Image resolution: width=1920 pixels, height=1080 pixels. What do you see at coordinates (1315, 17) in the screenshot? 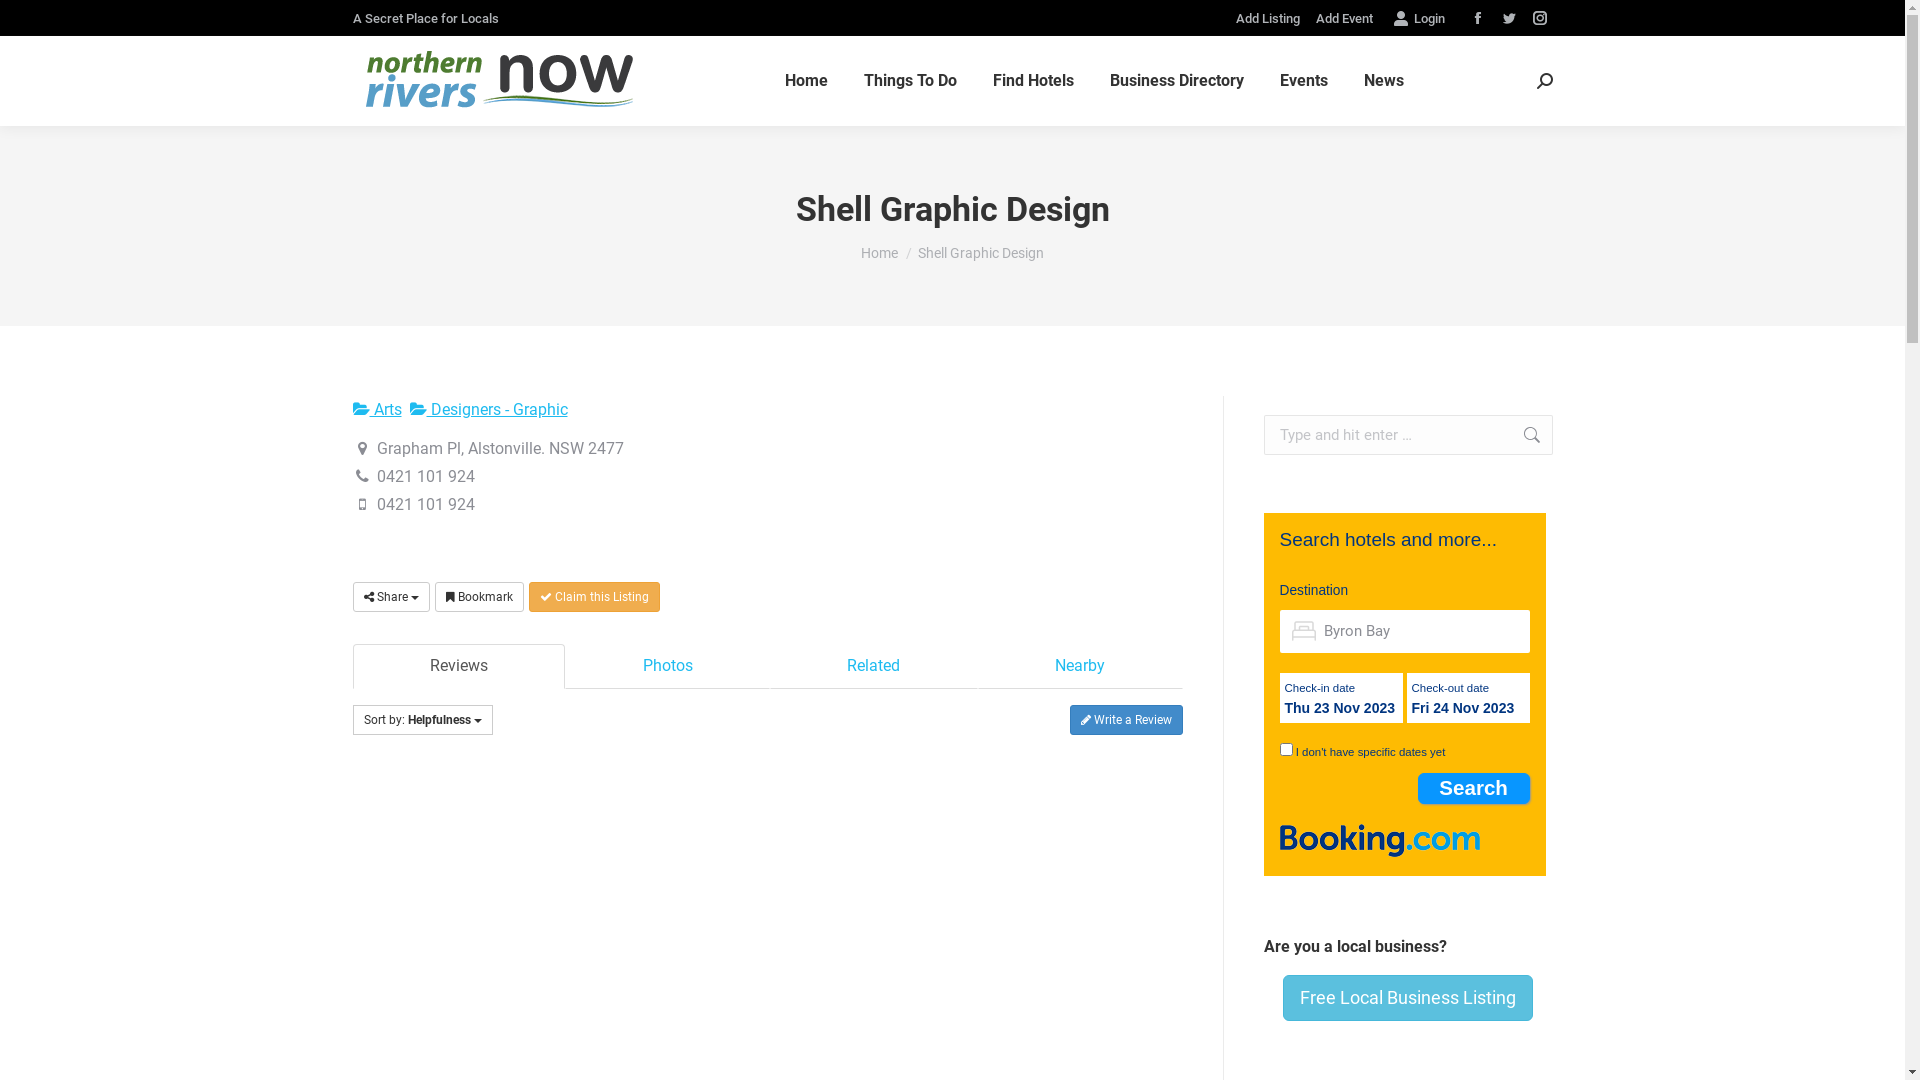
I see `'Add Event'` at bounding box center [1315, 17].